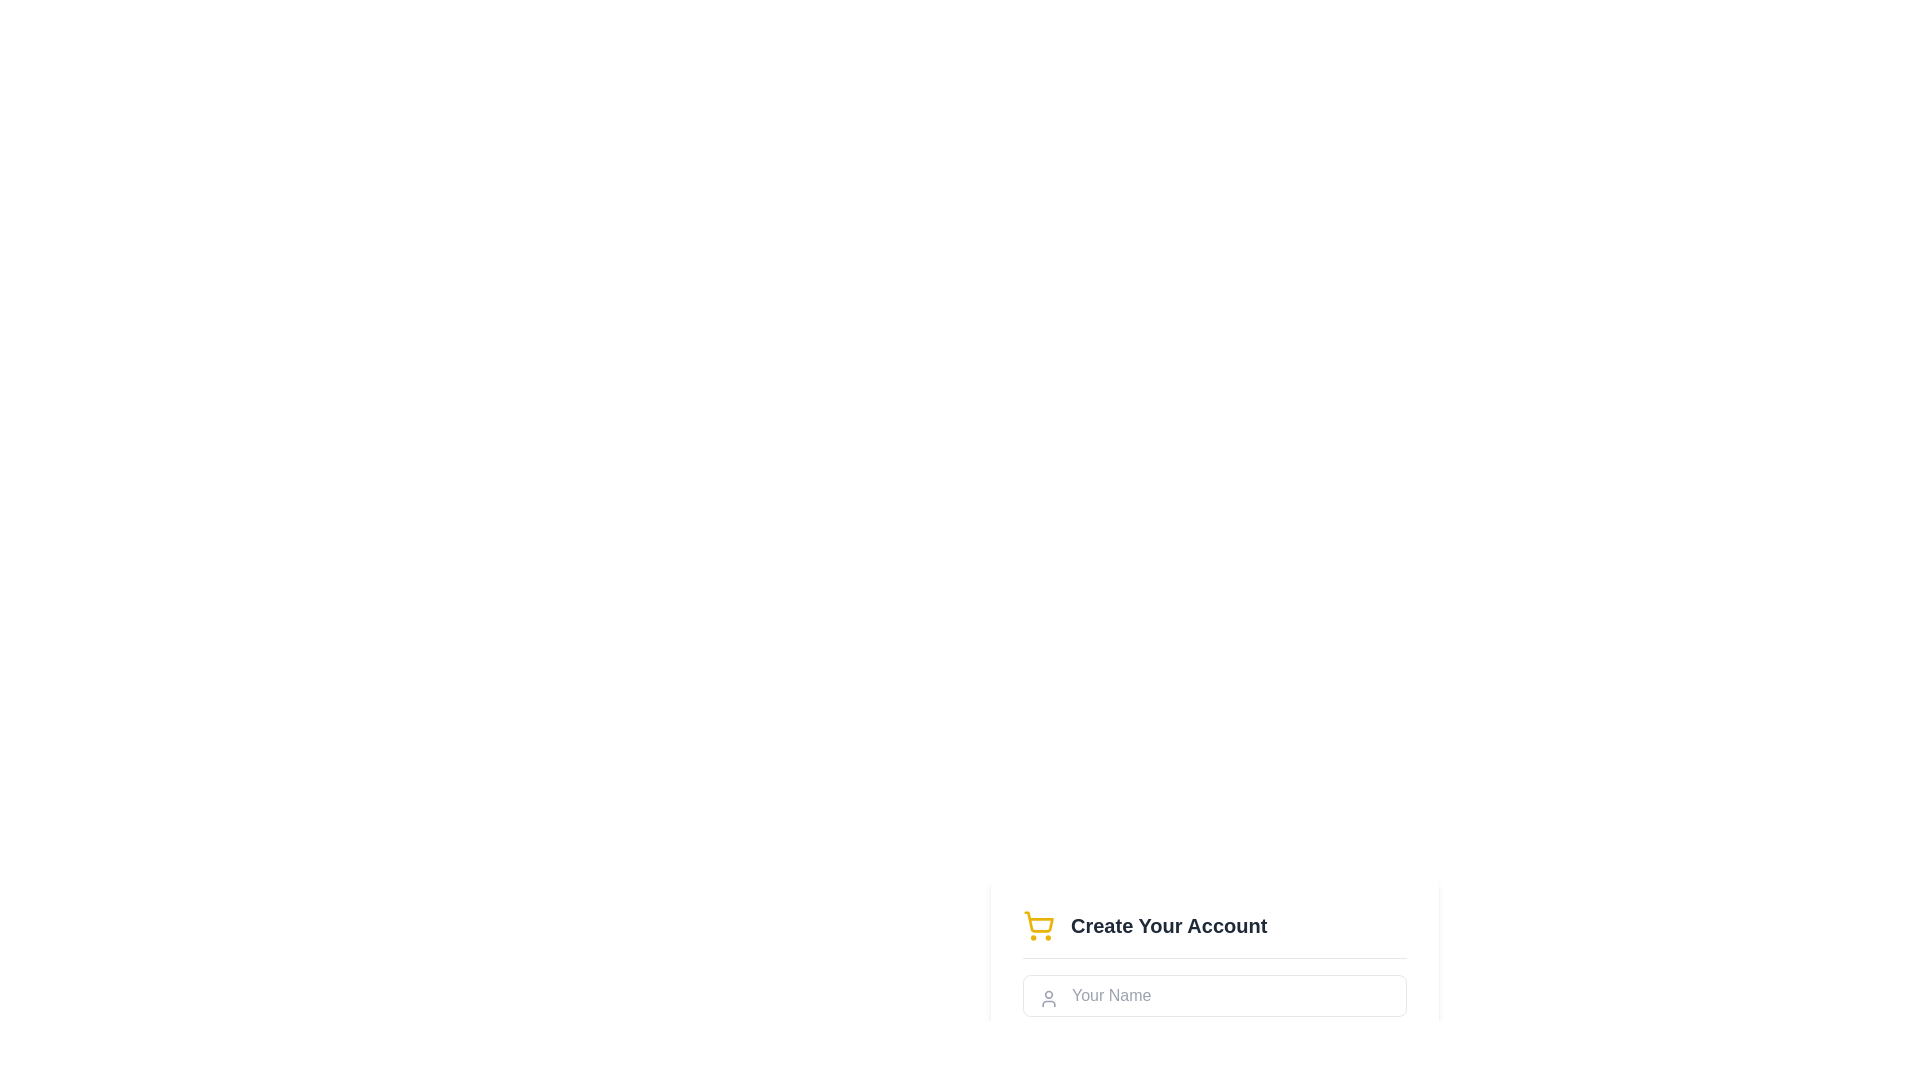  I want to click on the shopping cart icon with a yellow outline located to the left of the 'Create Your Account' heading, so click(1038, 925).